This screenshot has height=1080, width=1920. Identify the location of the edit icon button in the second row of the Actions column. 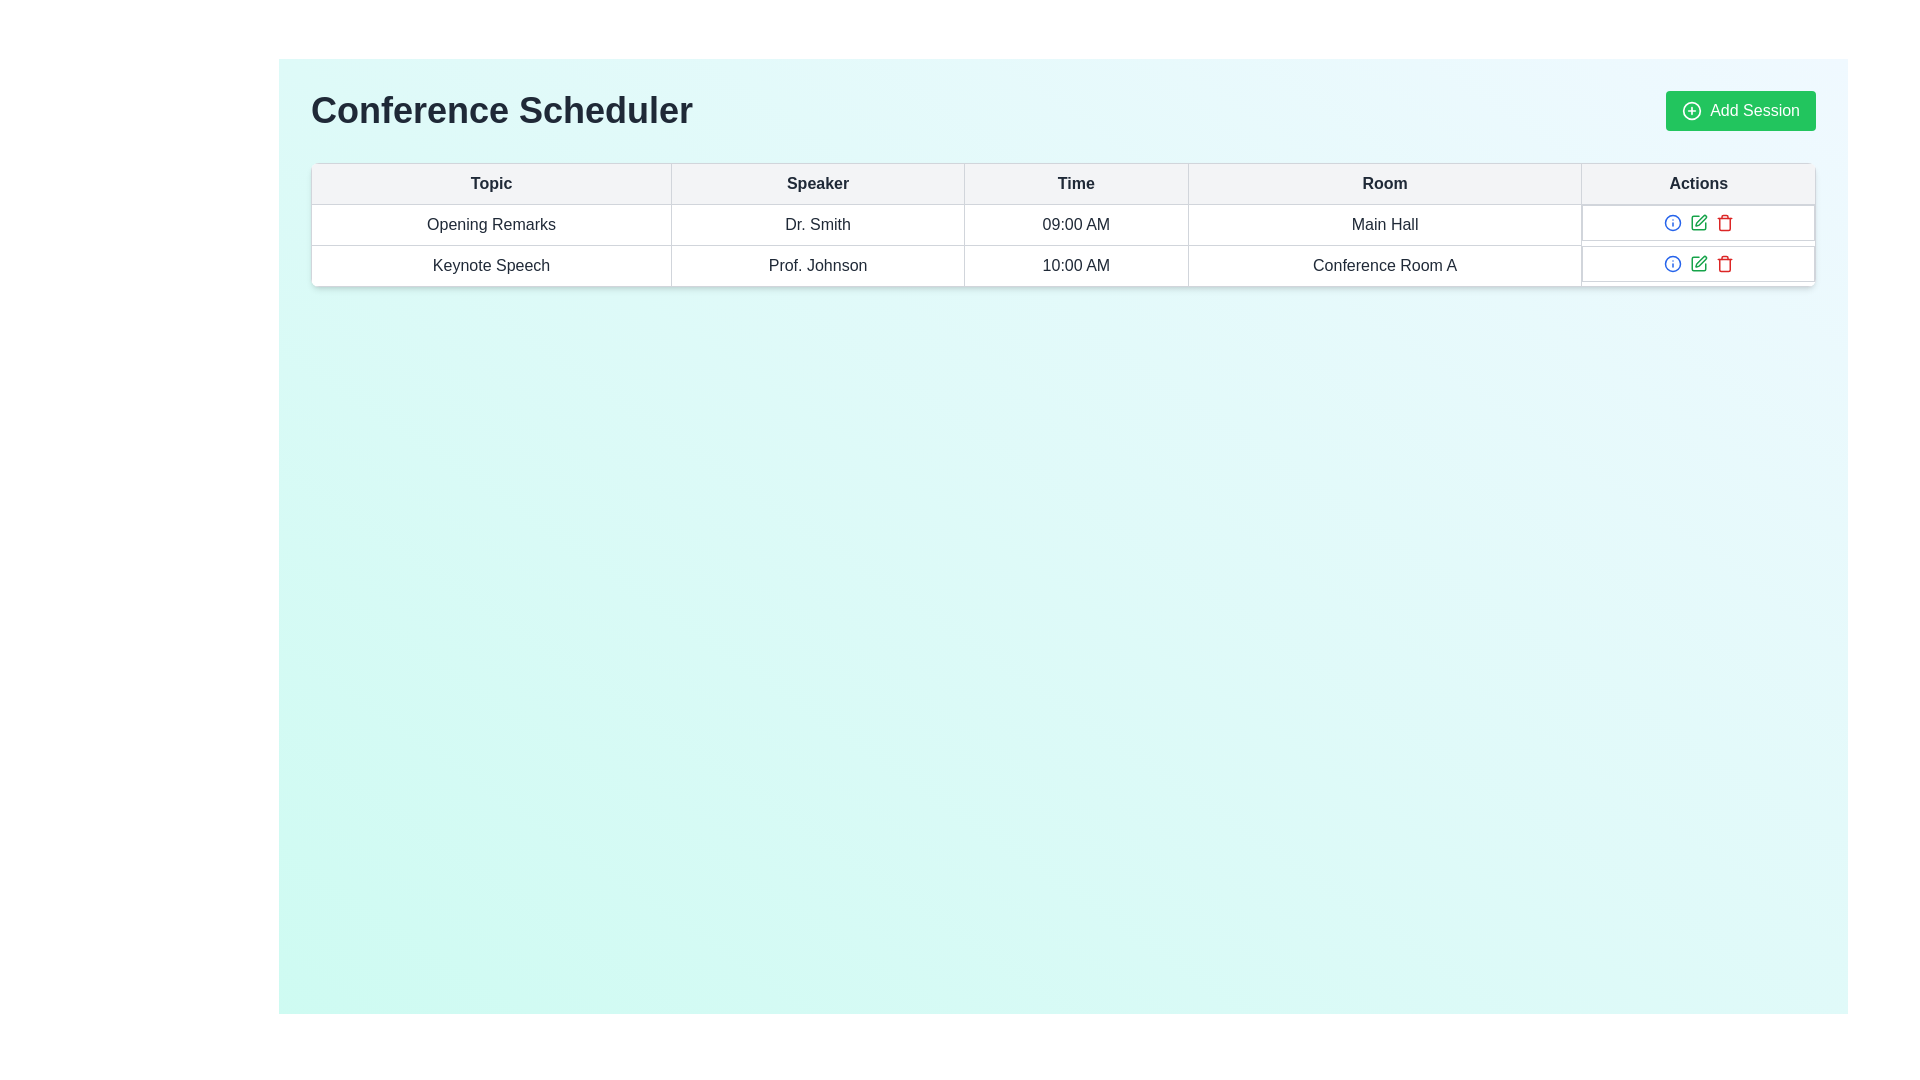
(1697, 223).